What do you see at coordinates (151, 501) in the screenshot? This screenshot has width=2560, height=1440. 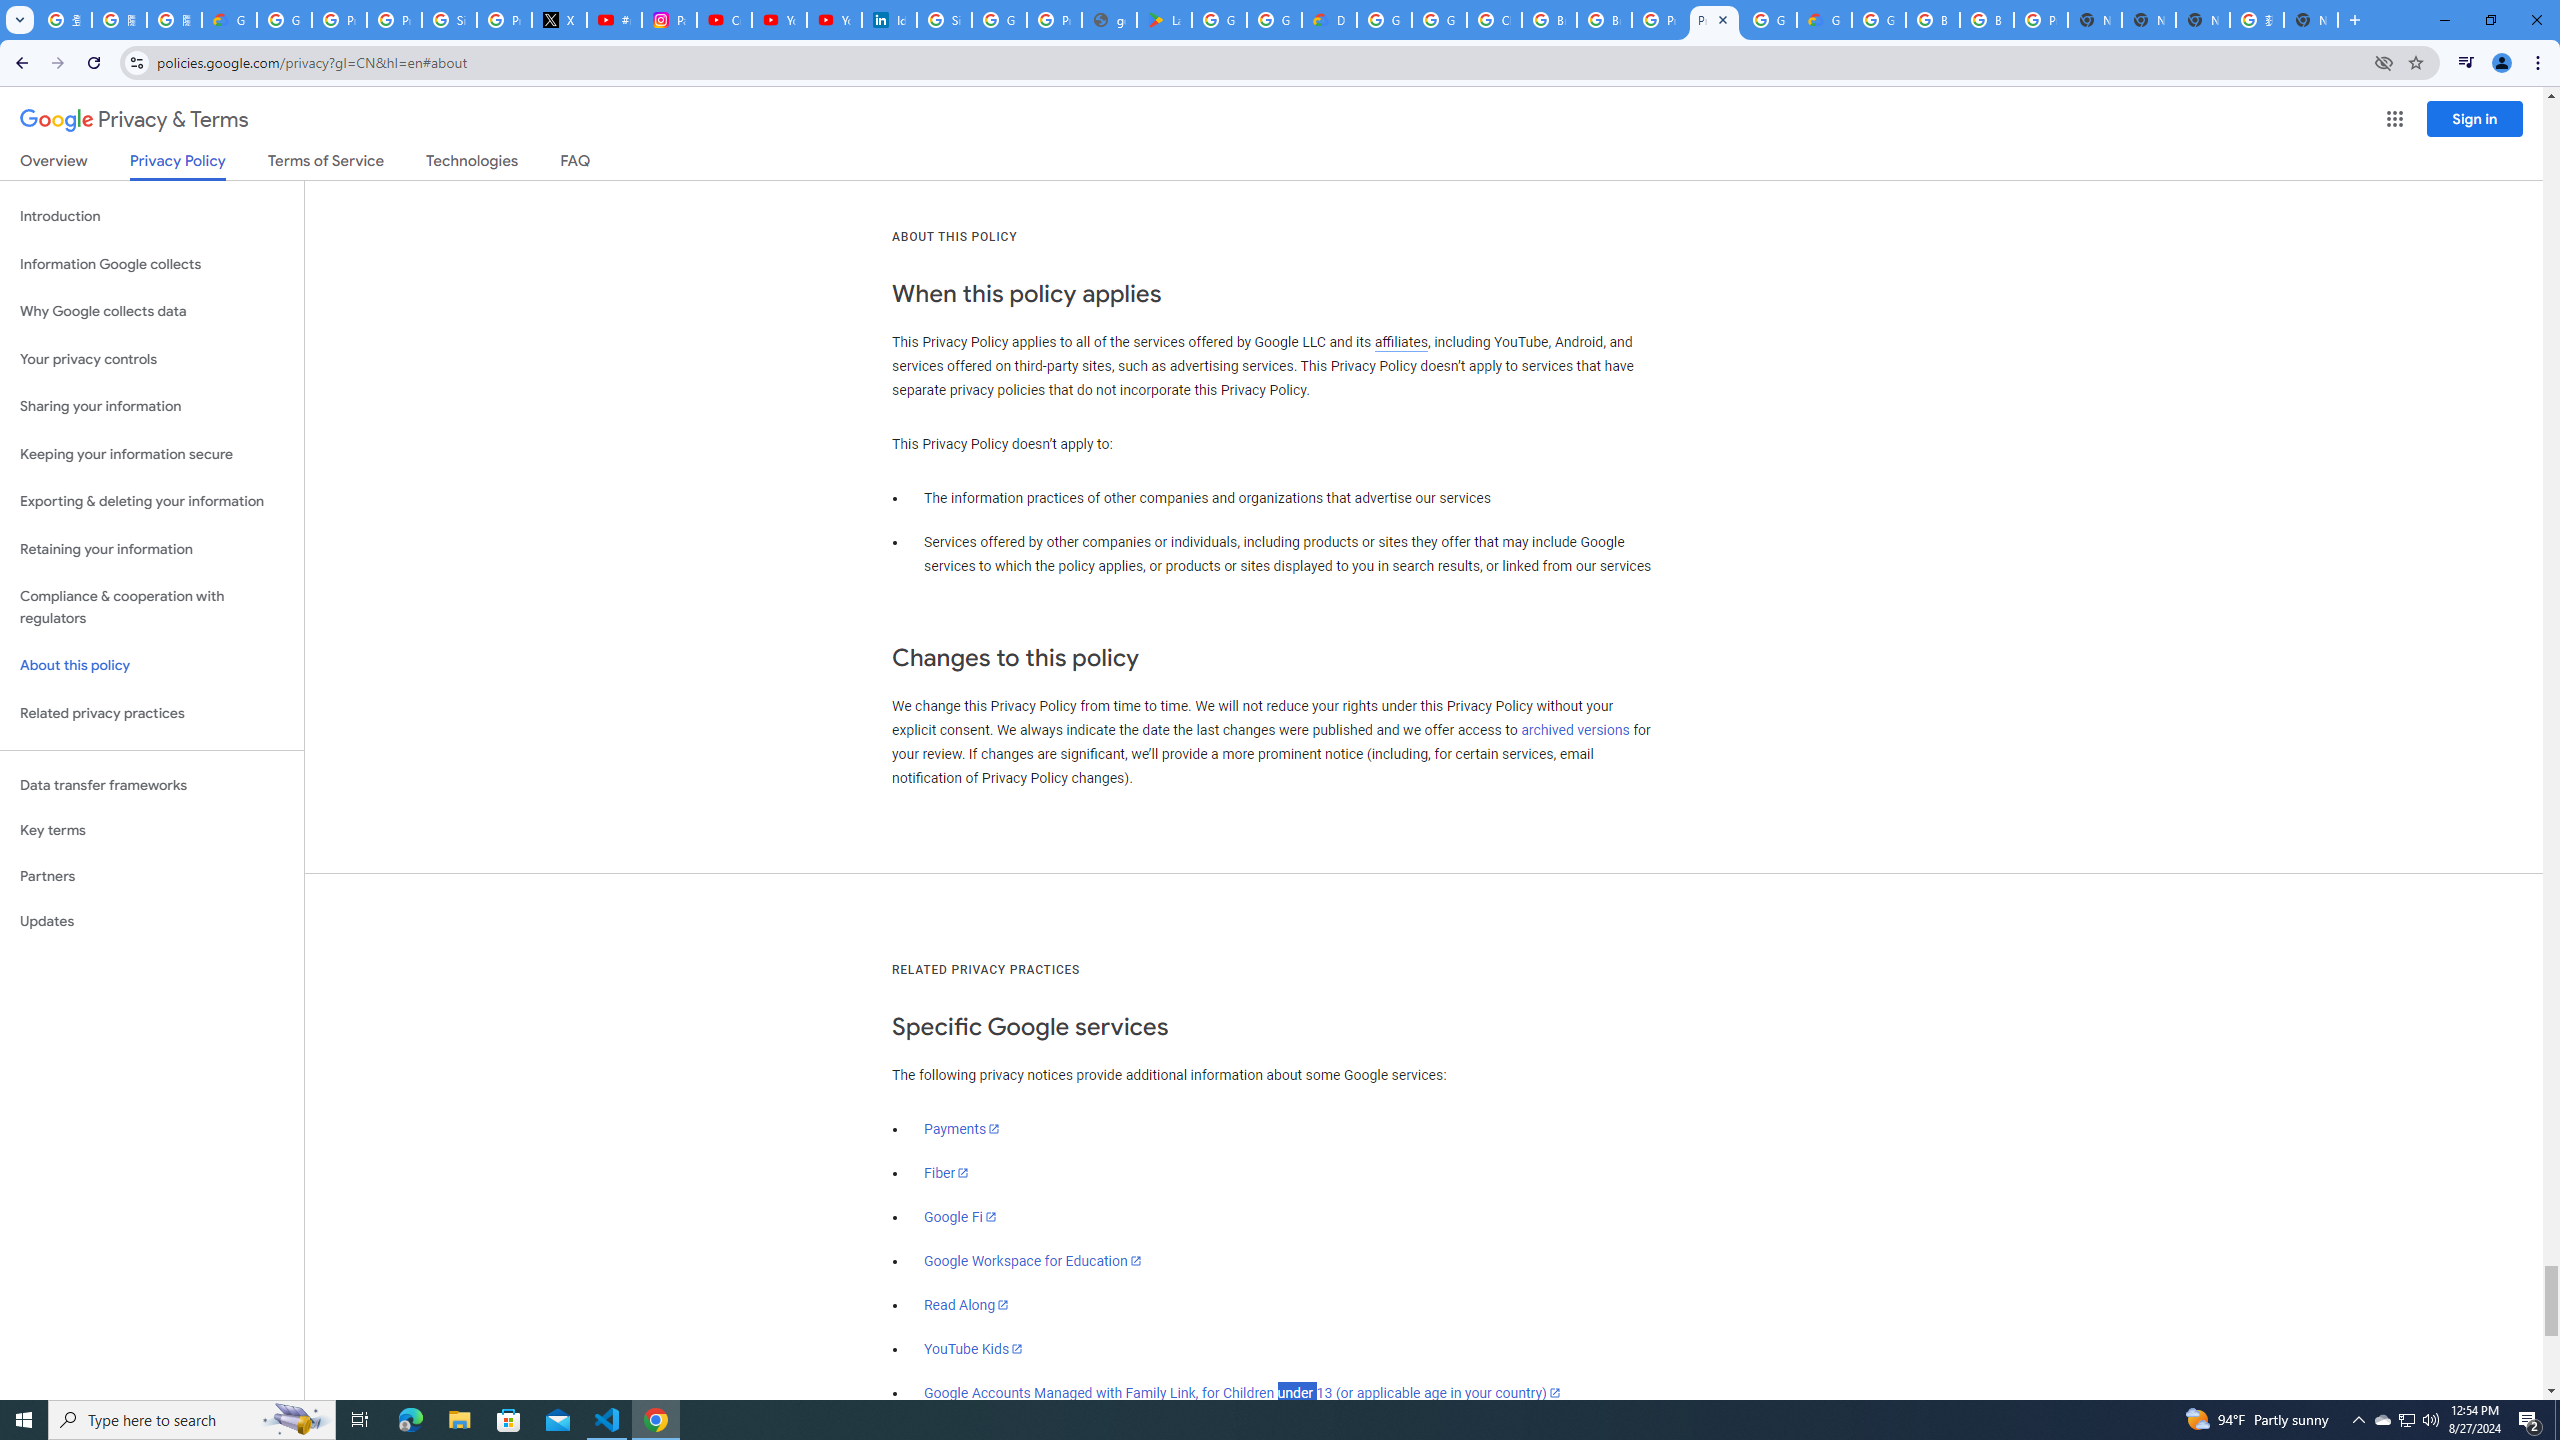 I see `'Exporting & deleting your information'` at bounding box center [151, 501].